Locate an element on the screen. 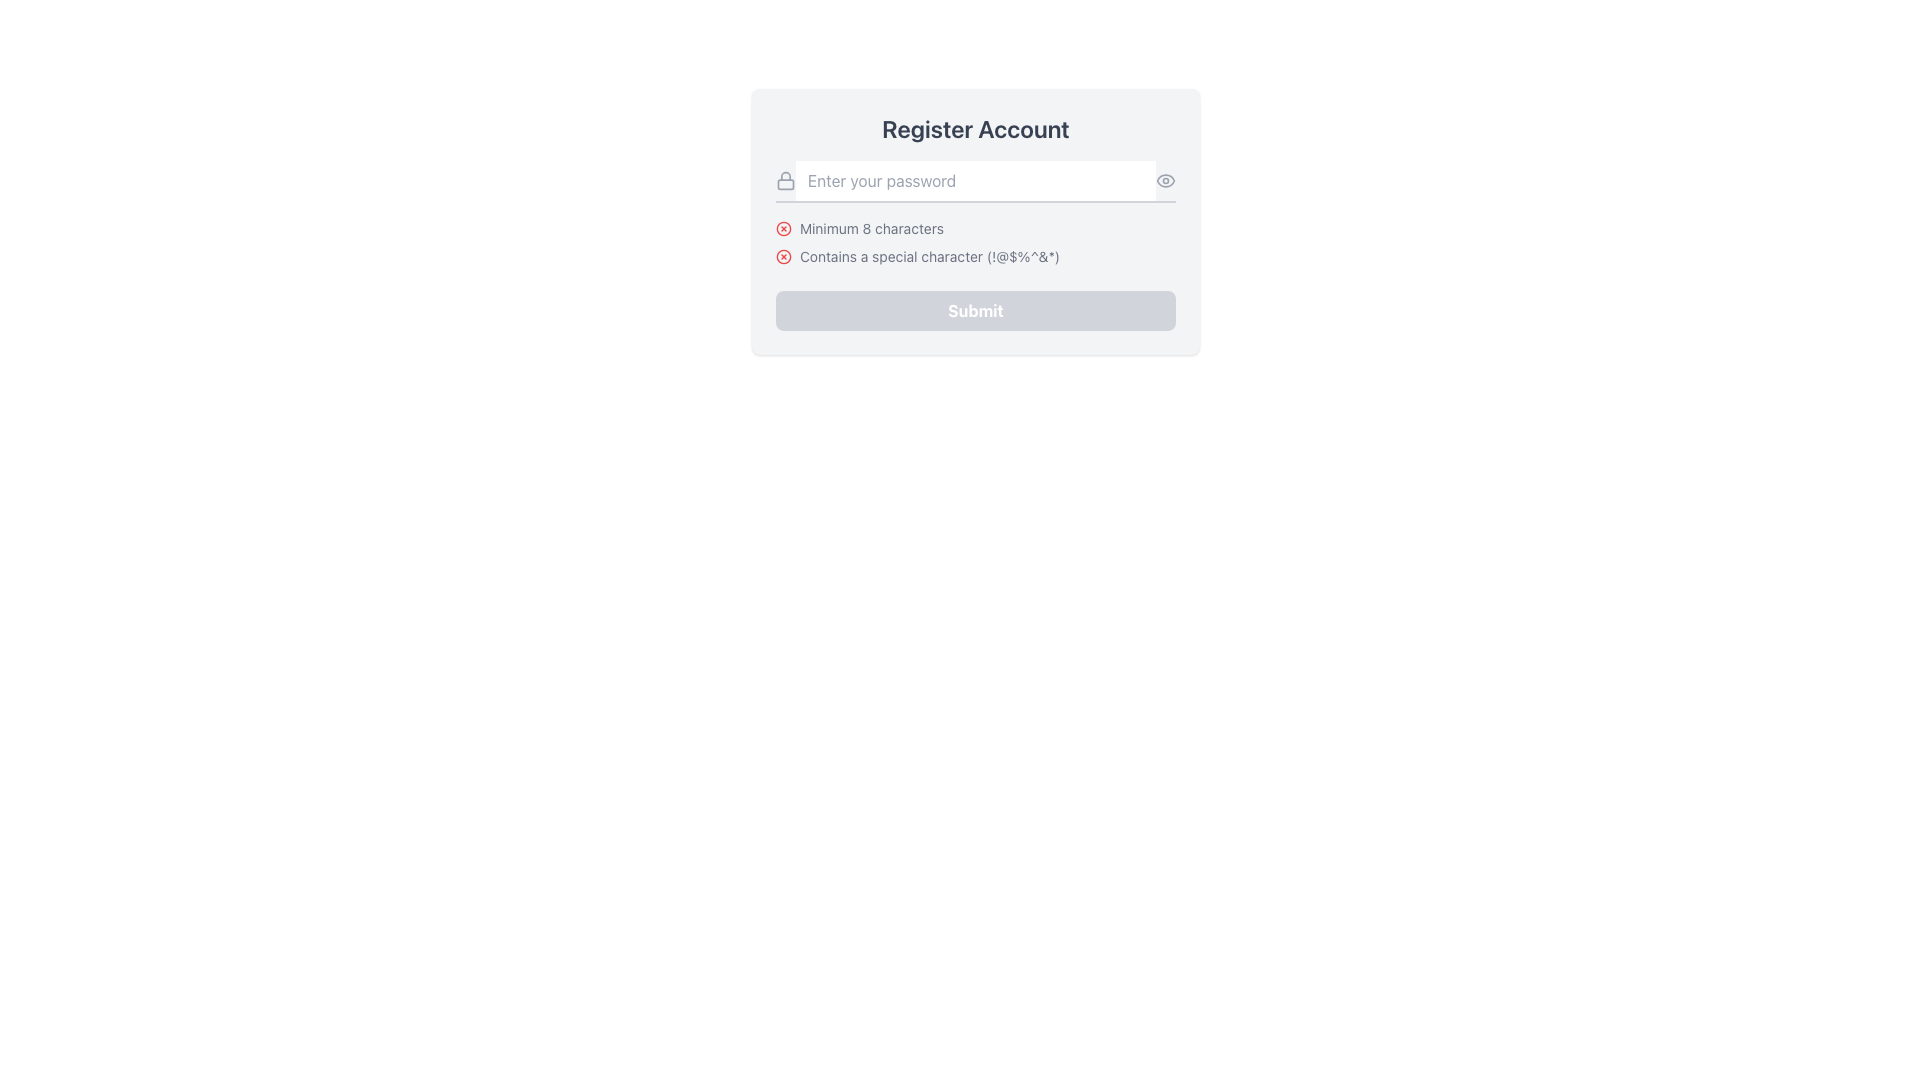 This screenshot has width=1920, height=1080. the second description in the 'Register Account' section that indicates the requirement for including a special character in the password, located beneath 'Minimum 8 characters' is located at coordinates (975, 256).